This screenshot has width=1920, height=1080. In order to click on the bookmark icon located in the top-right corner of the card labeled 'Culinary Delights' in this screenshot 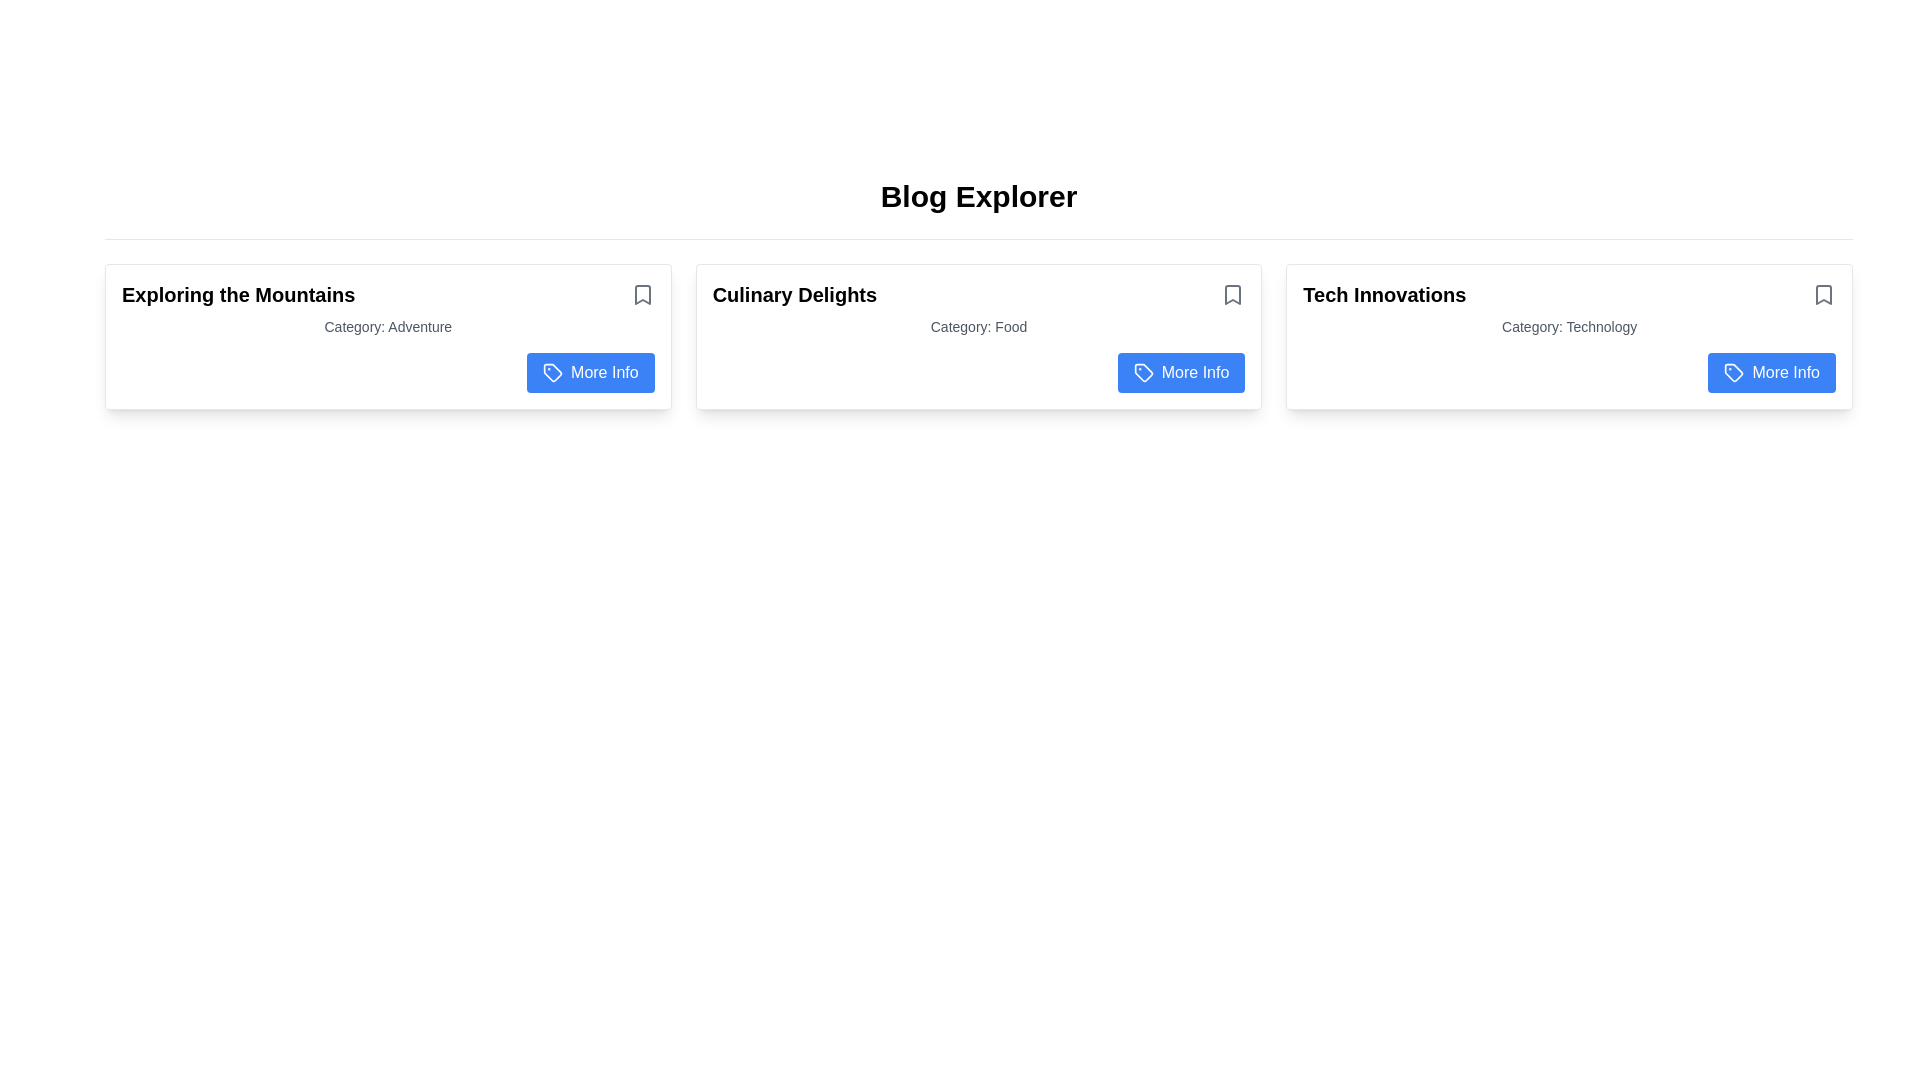, I will do `click(1232, 294)`.